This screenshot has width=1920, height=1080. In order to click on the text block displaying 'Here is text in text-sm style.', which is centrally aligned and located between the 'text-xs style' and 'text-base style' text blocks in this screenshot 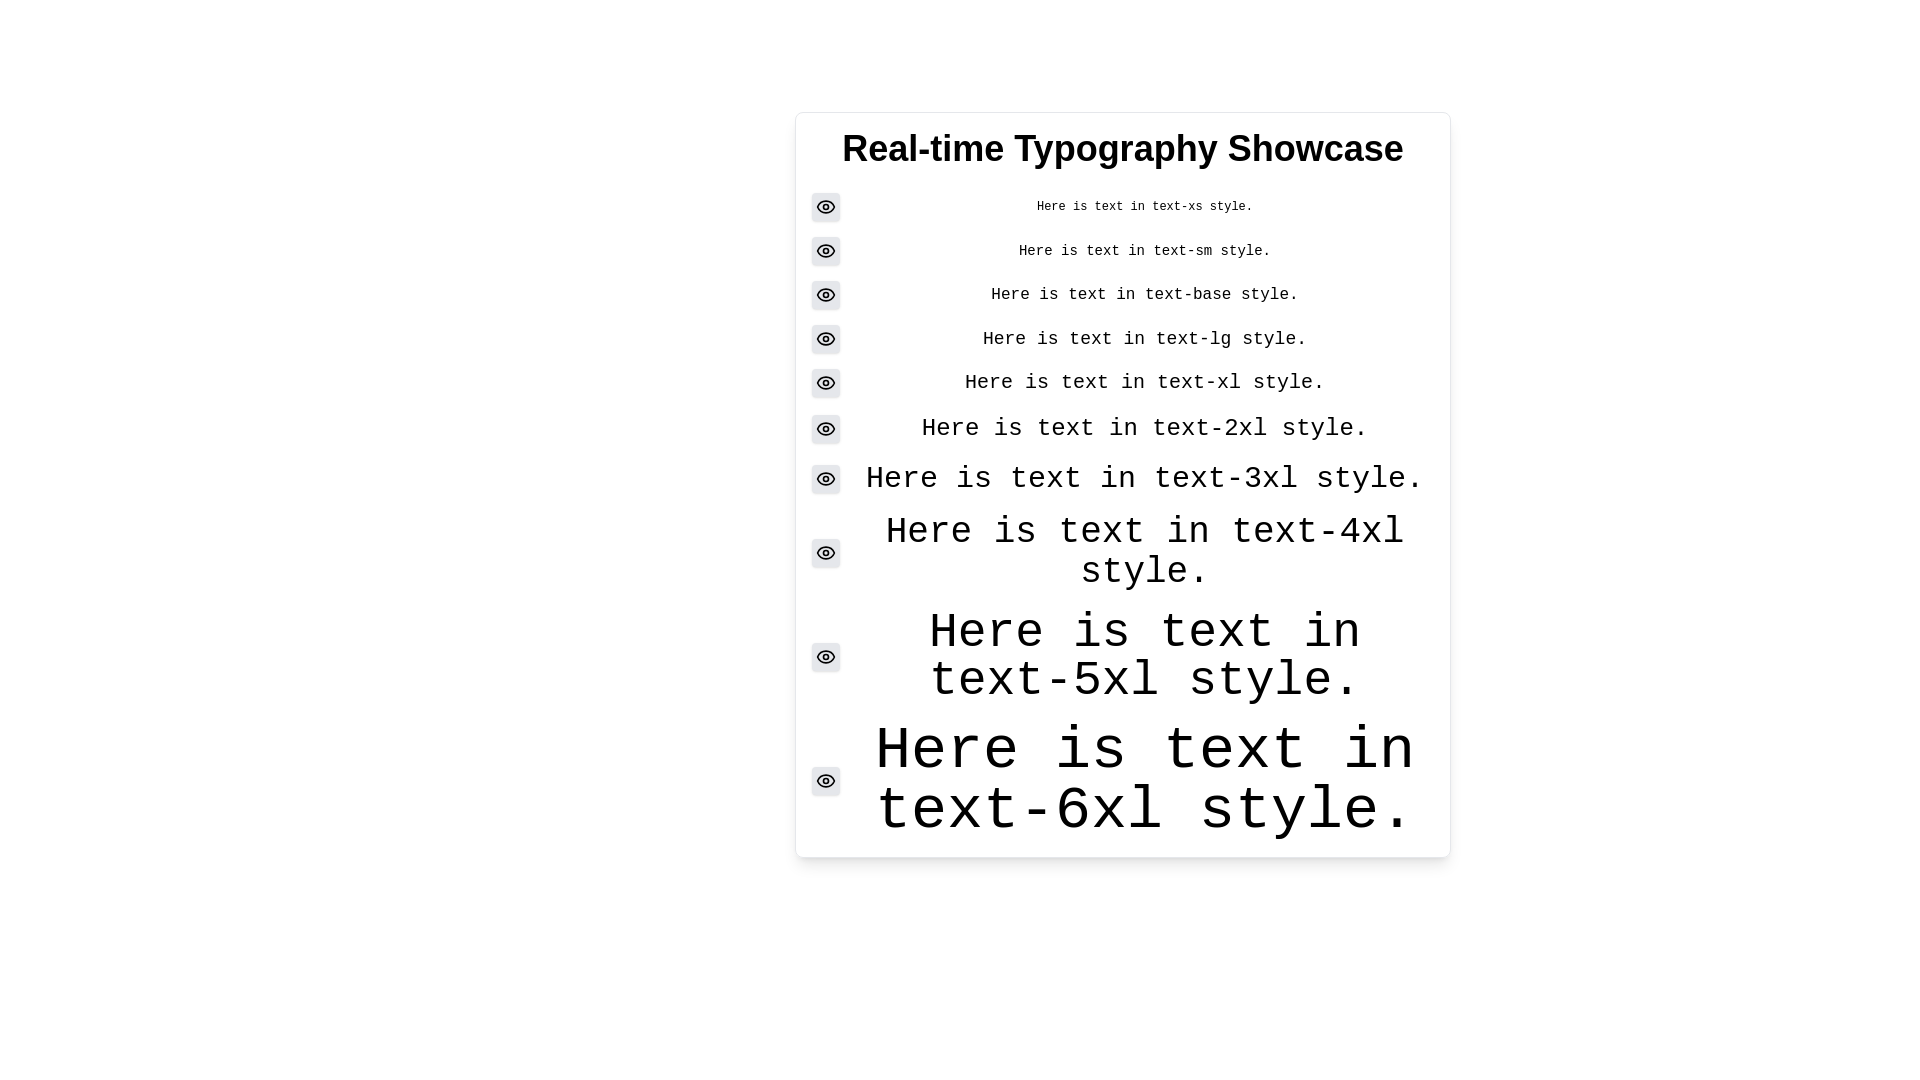, I will do `click(1123, 249)`.